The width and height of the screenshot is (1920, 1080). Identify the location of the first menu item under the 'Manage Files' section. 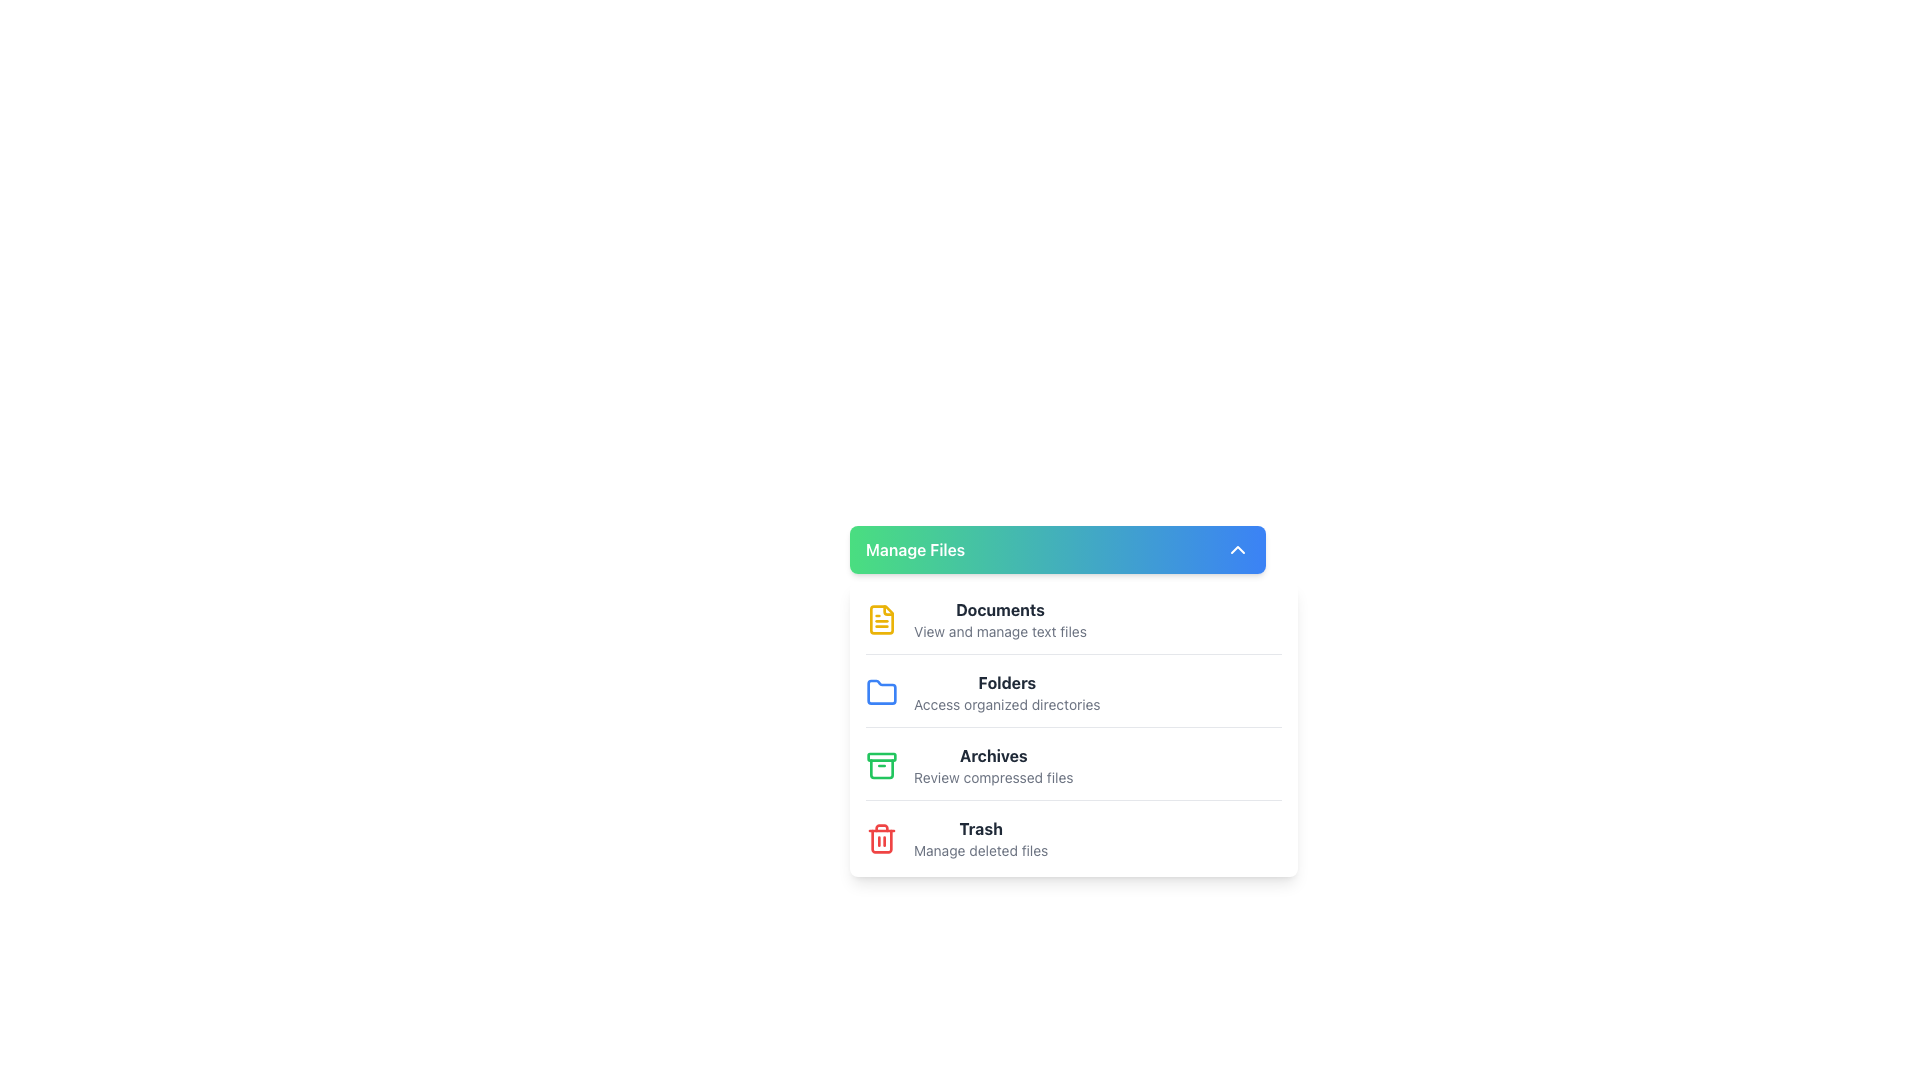
(1073, 624).